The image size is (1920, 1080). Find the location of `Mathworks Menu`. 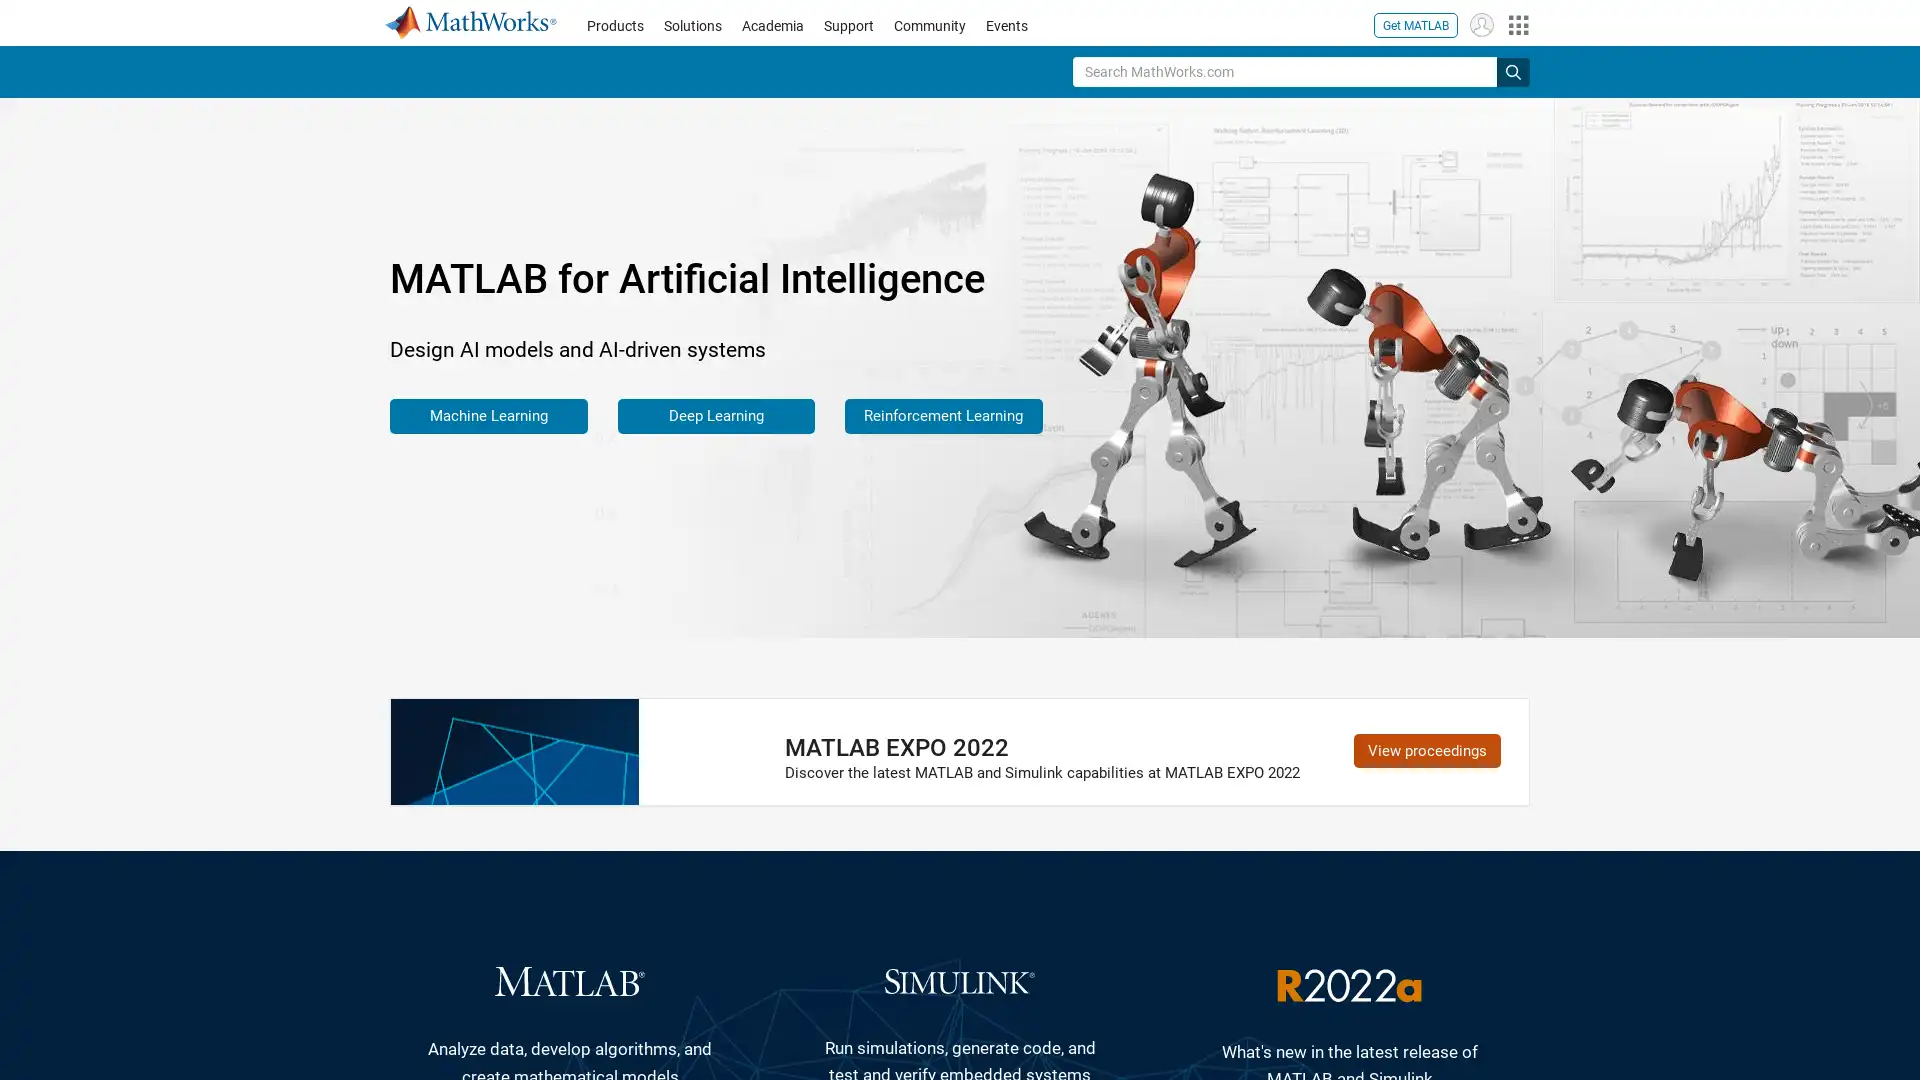

Mathworks Menu is located at coordinates (1517, 24).